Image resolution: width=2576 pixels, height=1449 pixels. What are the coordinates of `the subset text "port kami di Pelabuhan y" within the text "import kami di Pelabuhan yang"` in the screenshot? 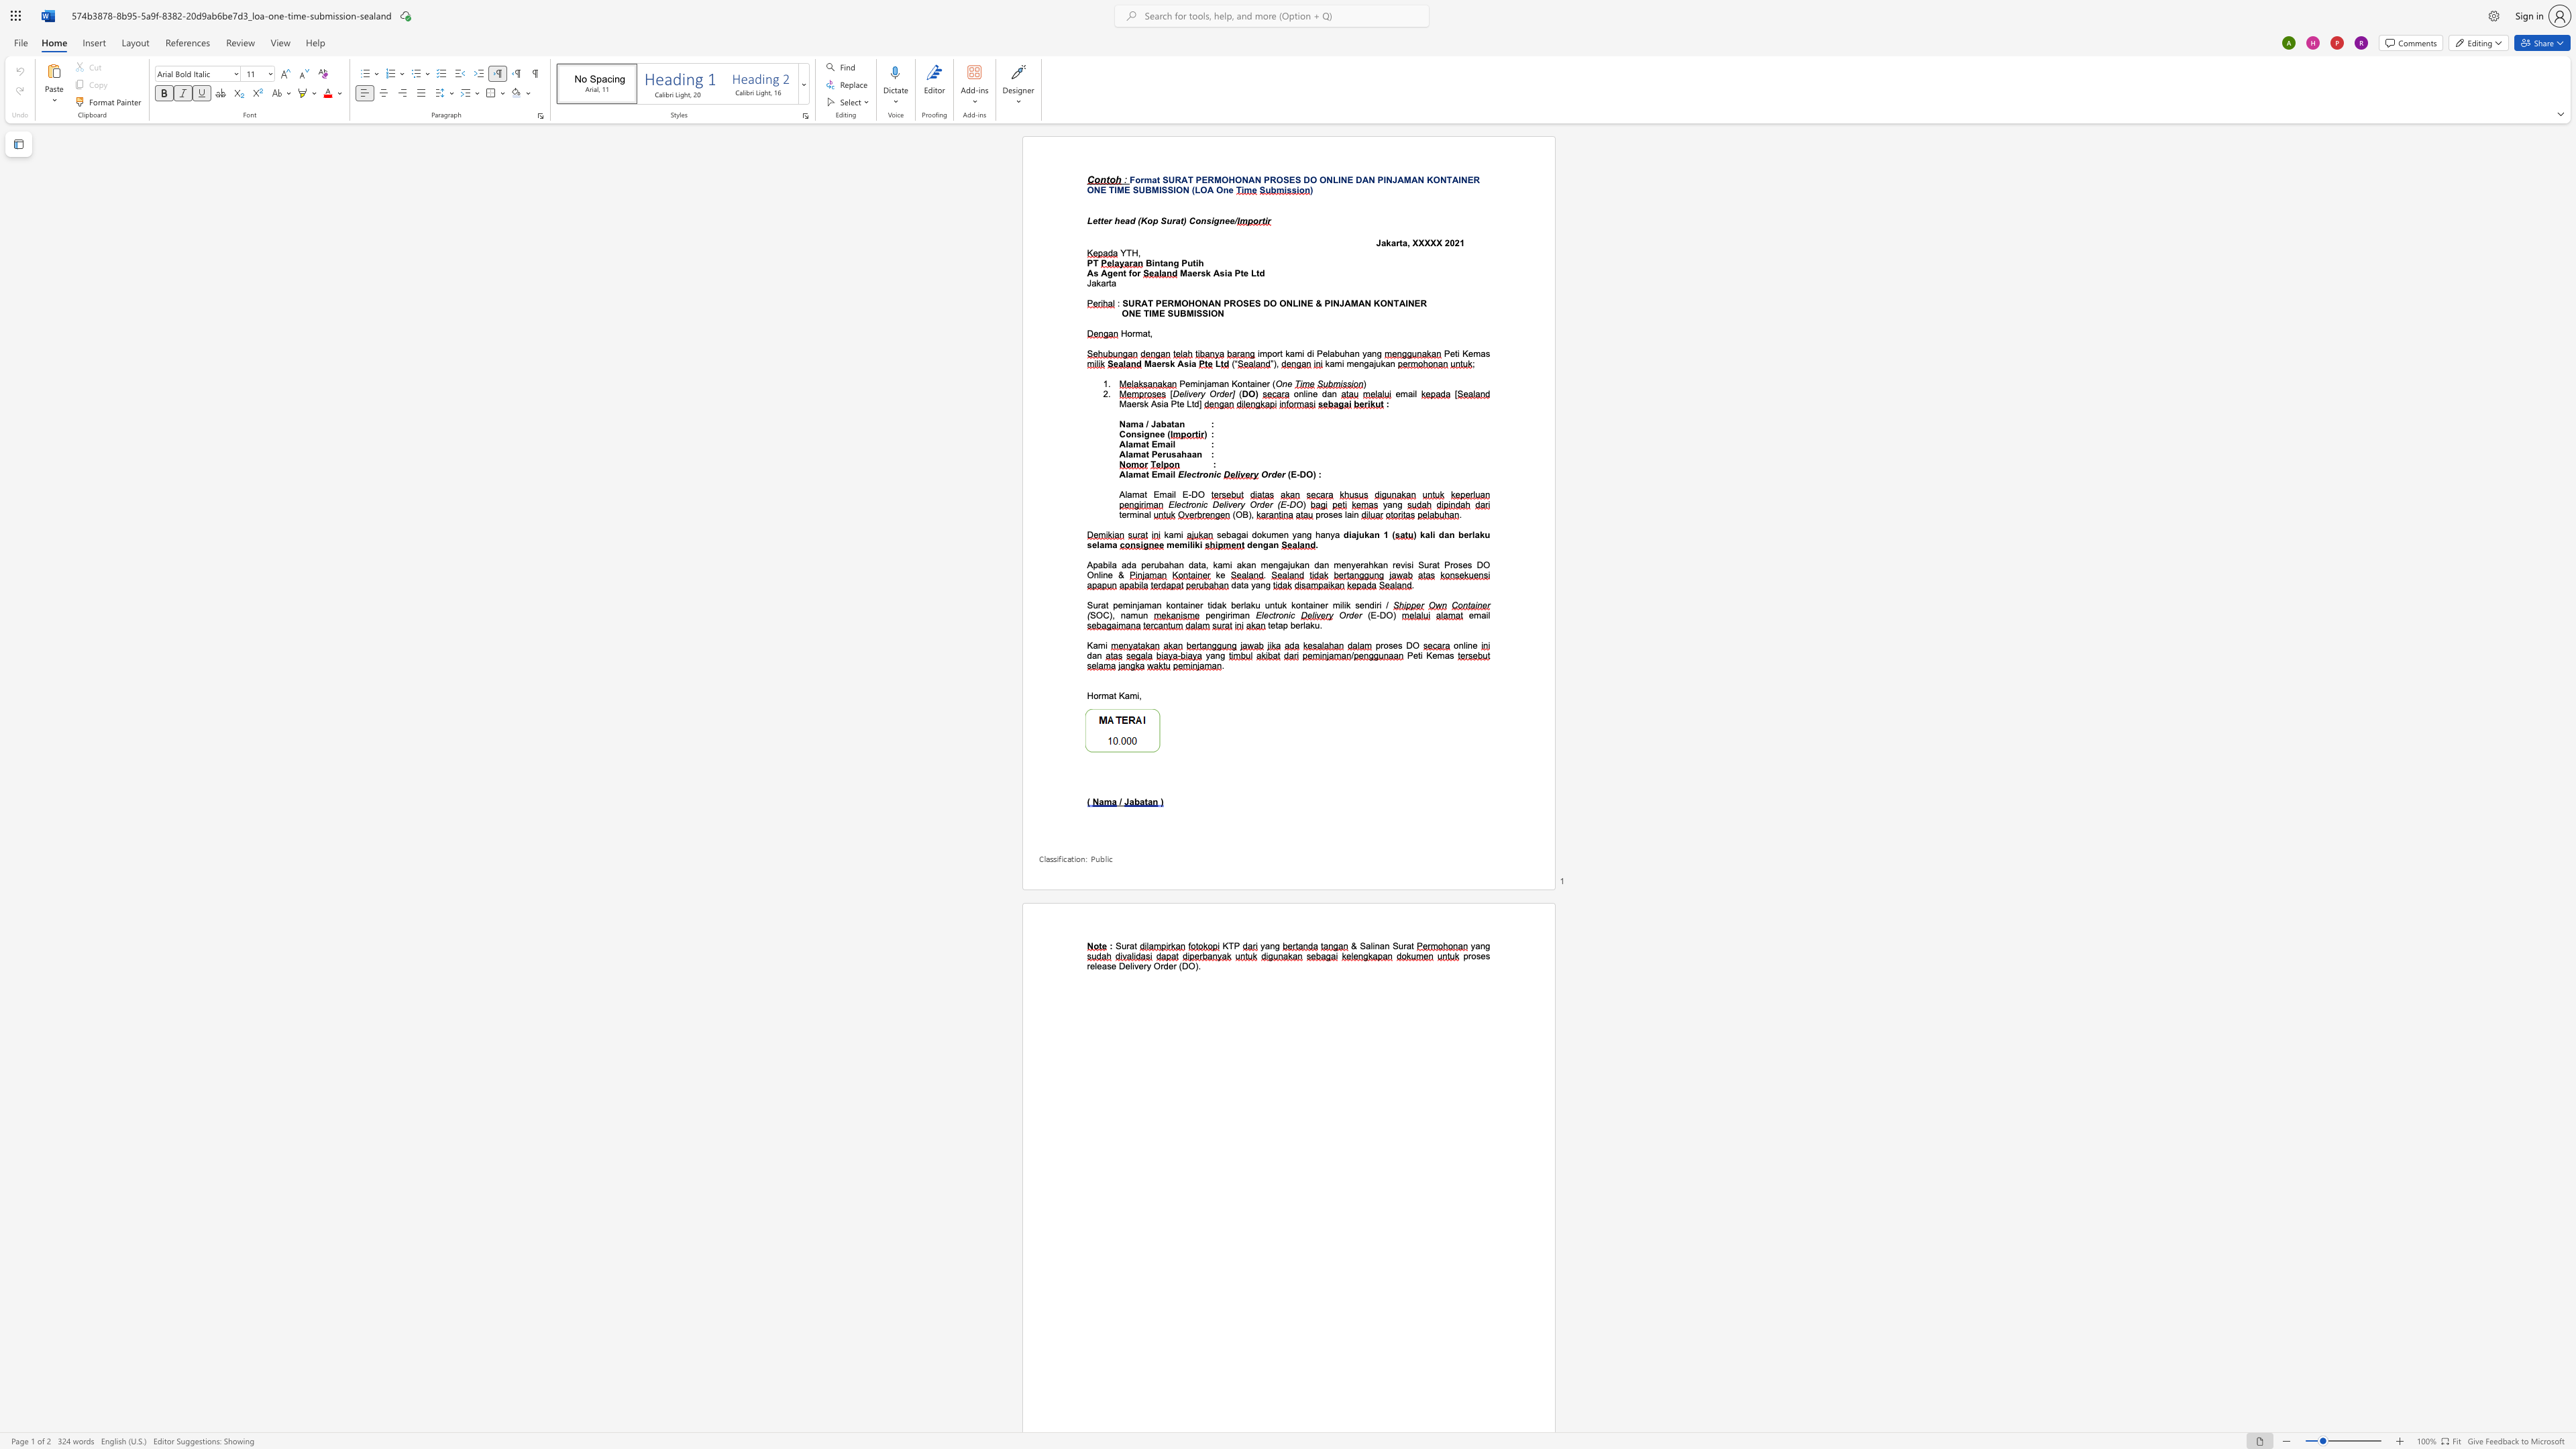 It's located at (1265, 353).